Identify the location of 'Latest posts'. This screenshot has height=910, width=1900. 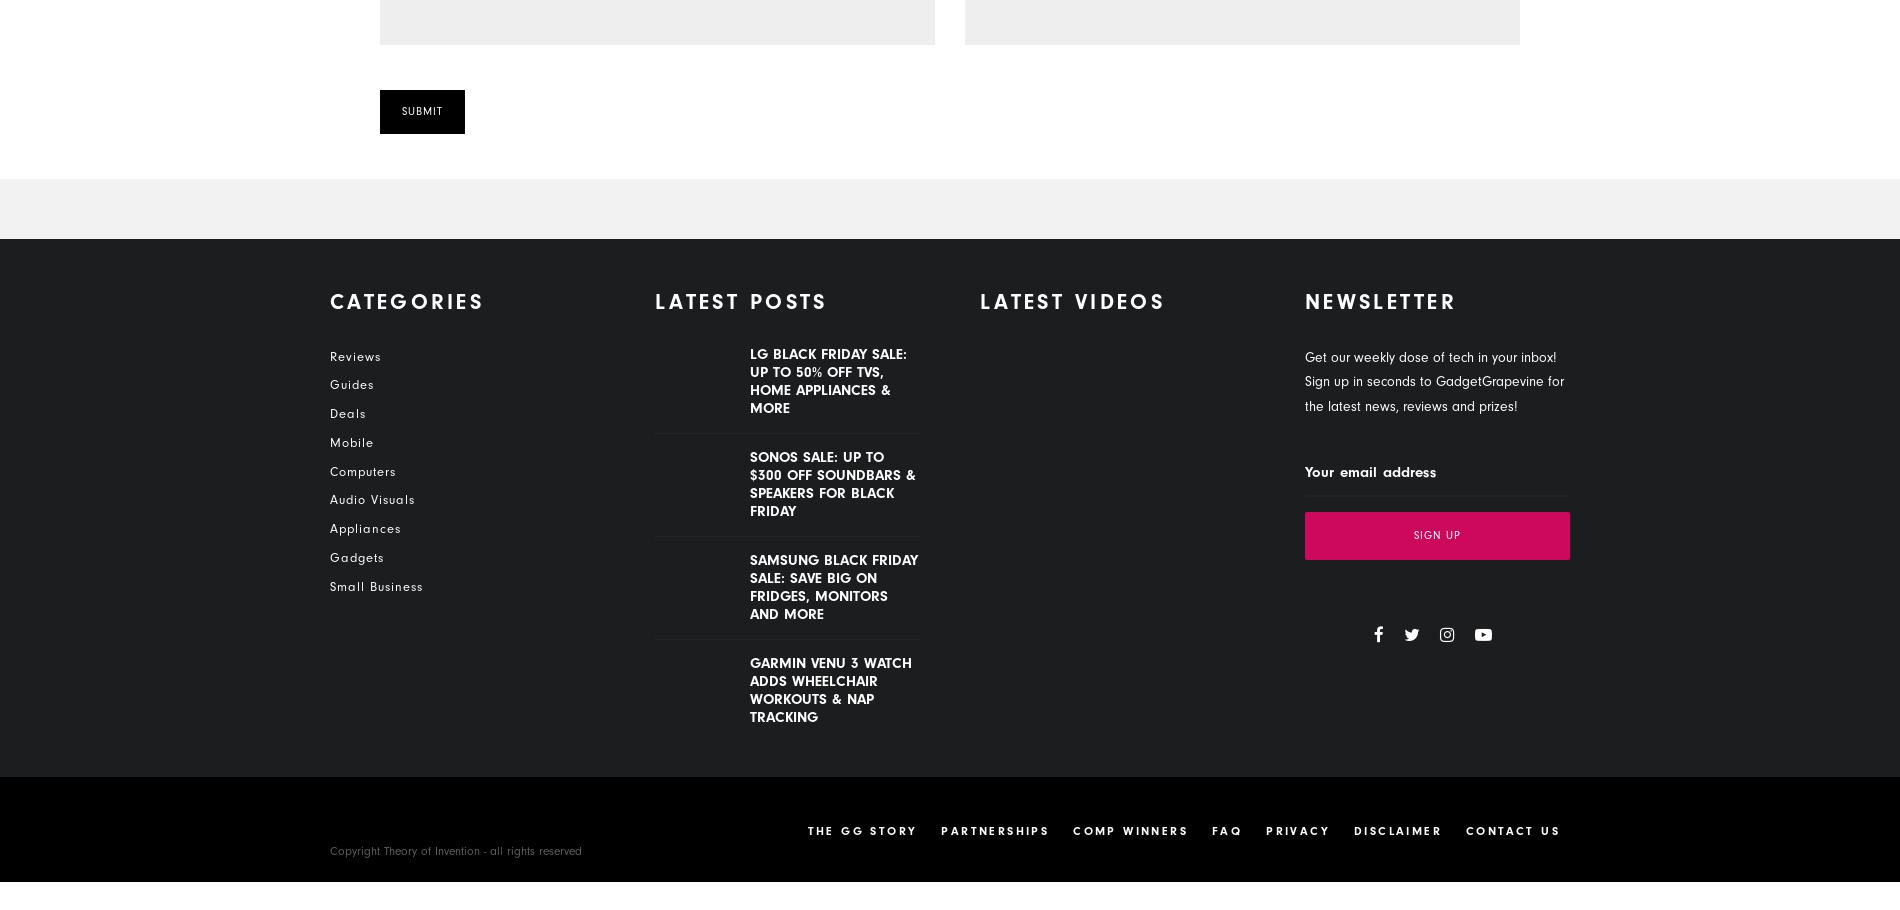
(740, 302).